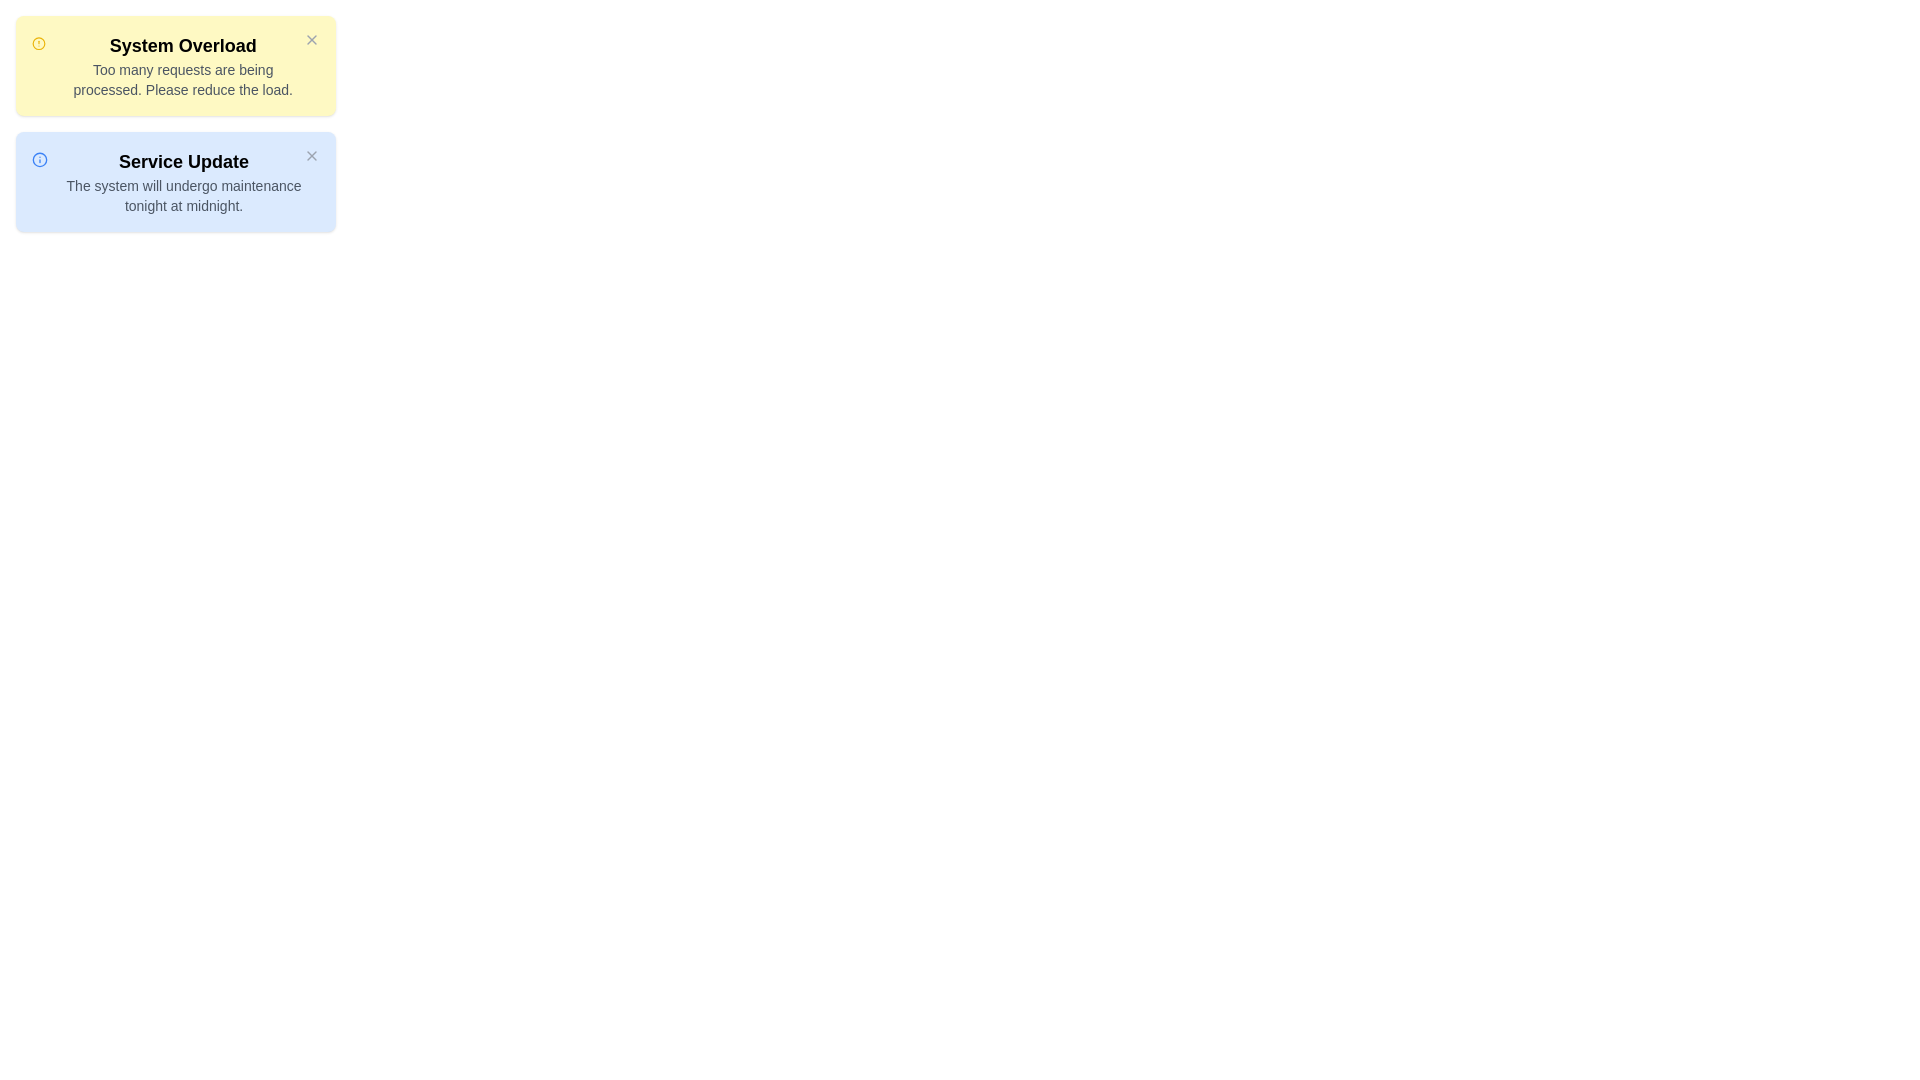  I want to click on information displayed in the text label that informs users about a system overload issue, located in the upper section of the interface within a yellow notification box, so click(183, 64).